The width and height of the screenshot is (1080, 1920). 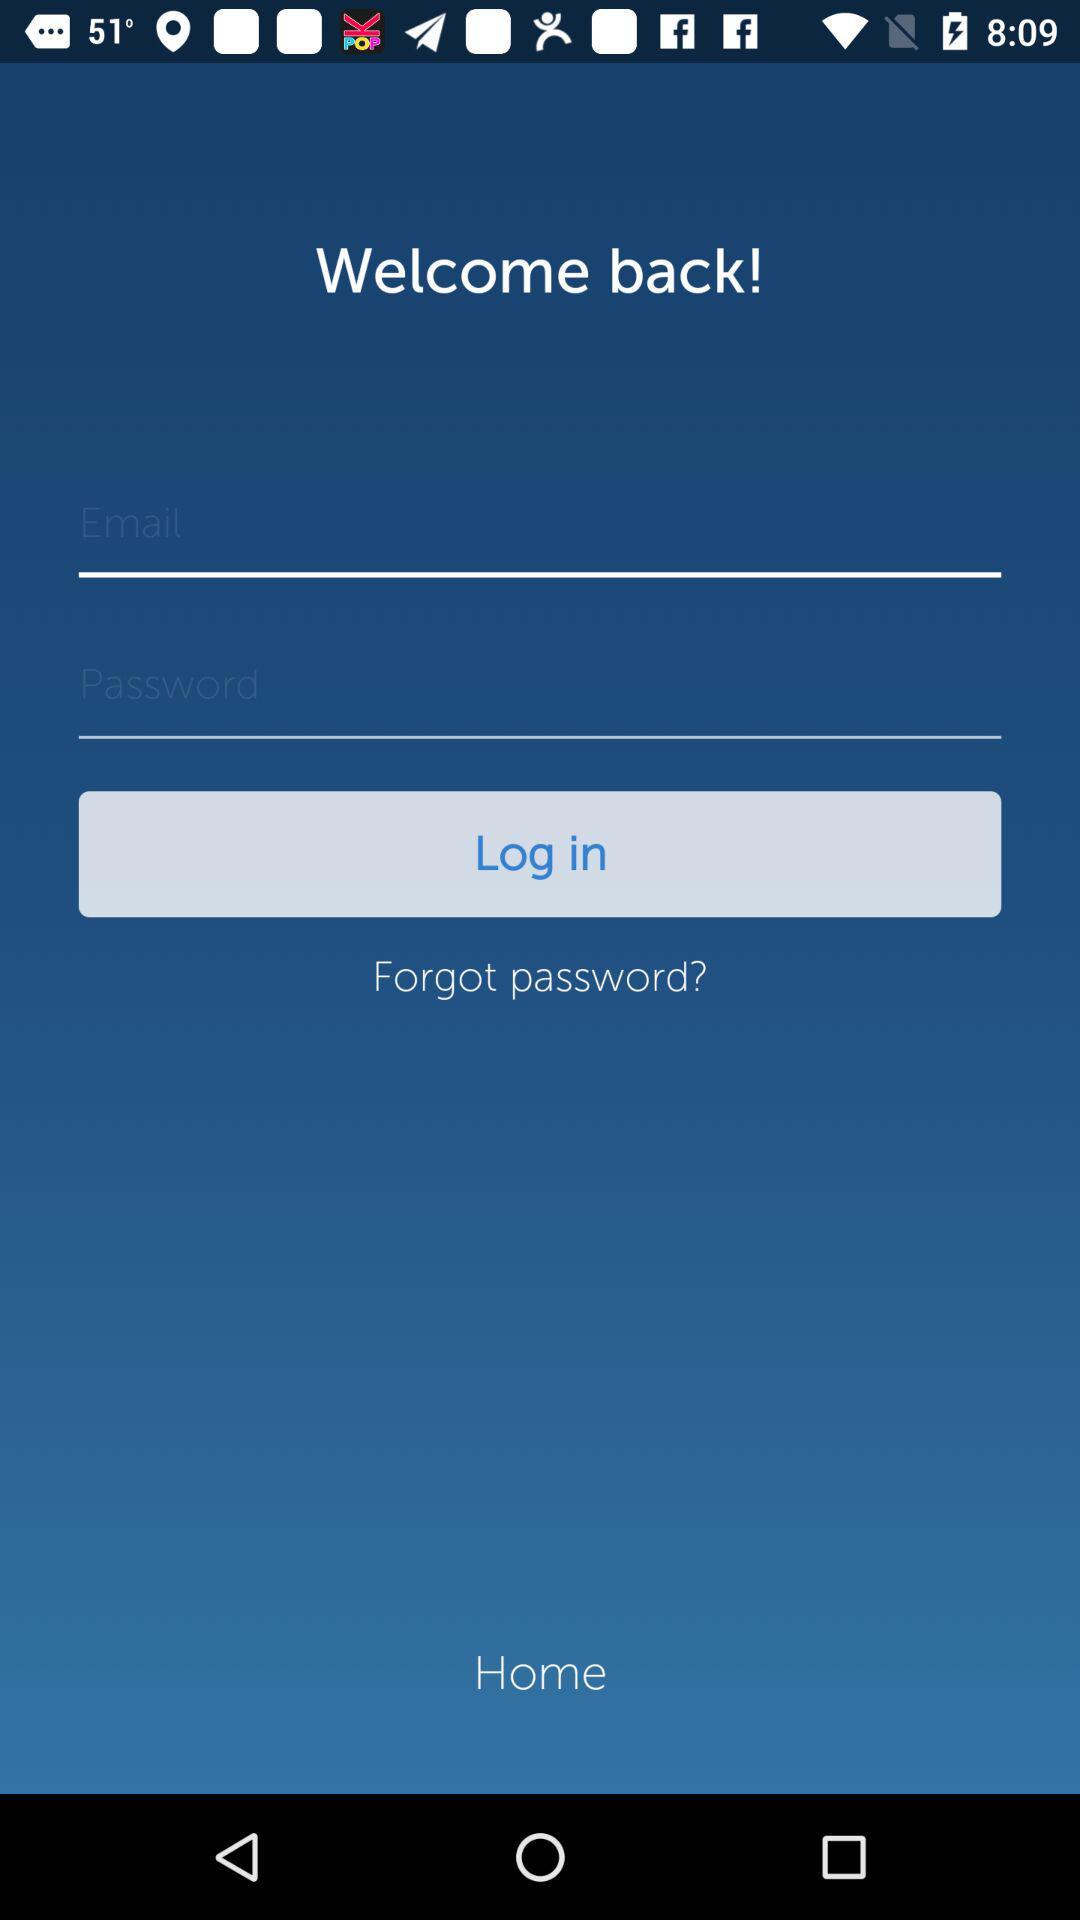 What do you see at coordinates (540, 1673) in the screenshot?
I see `home item` at bounding box center [540, 1673].